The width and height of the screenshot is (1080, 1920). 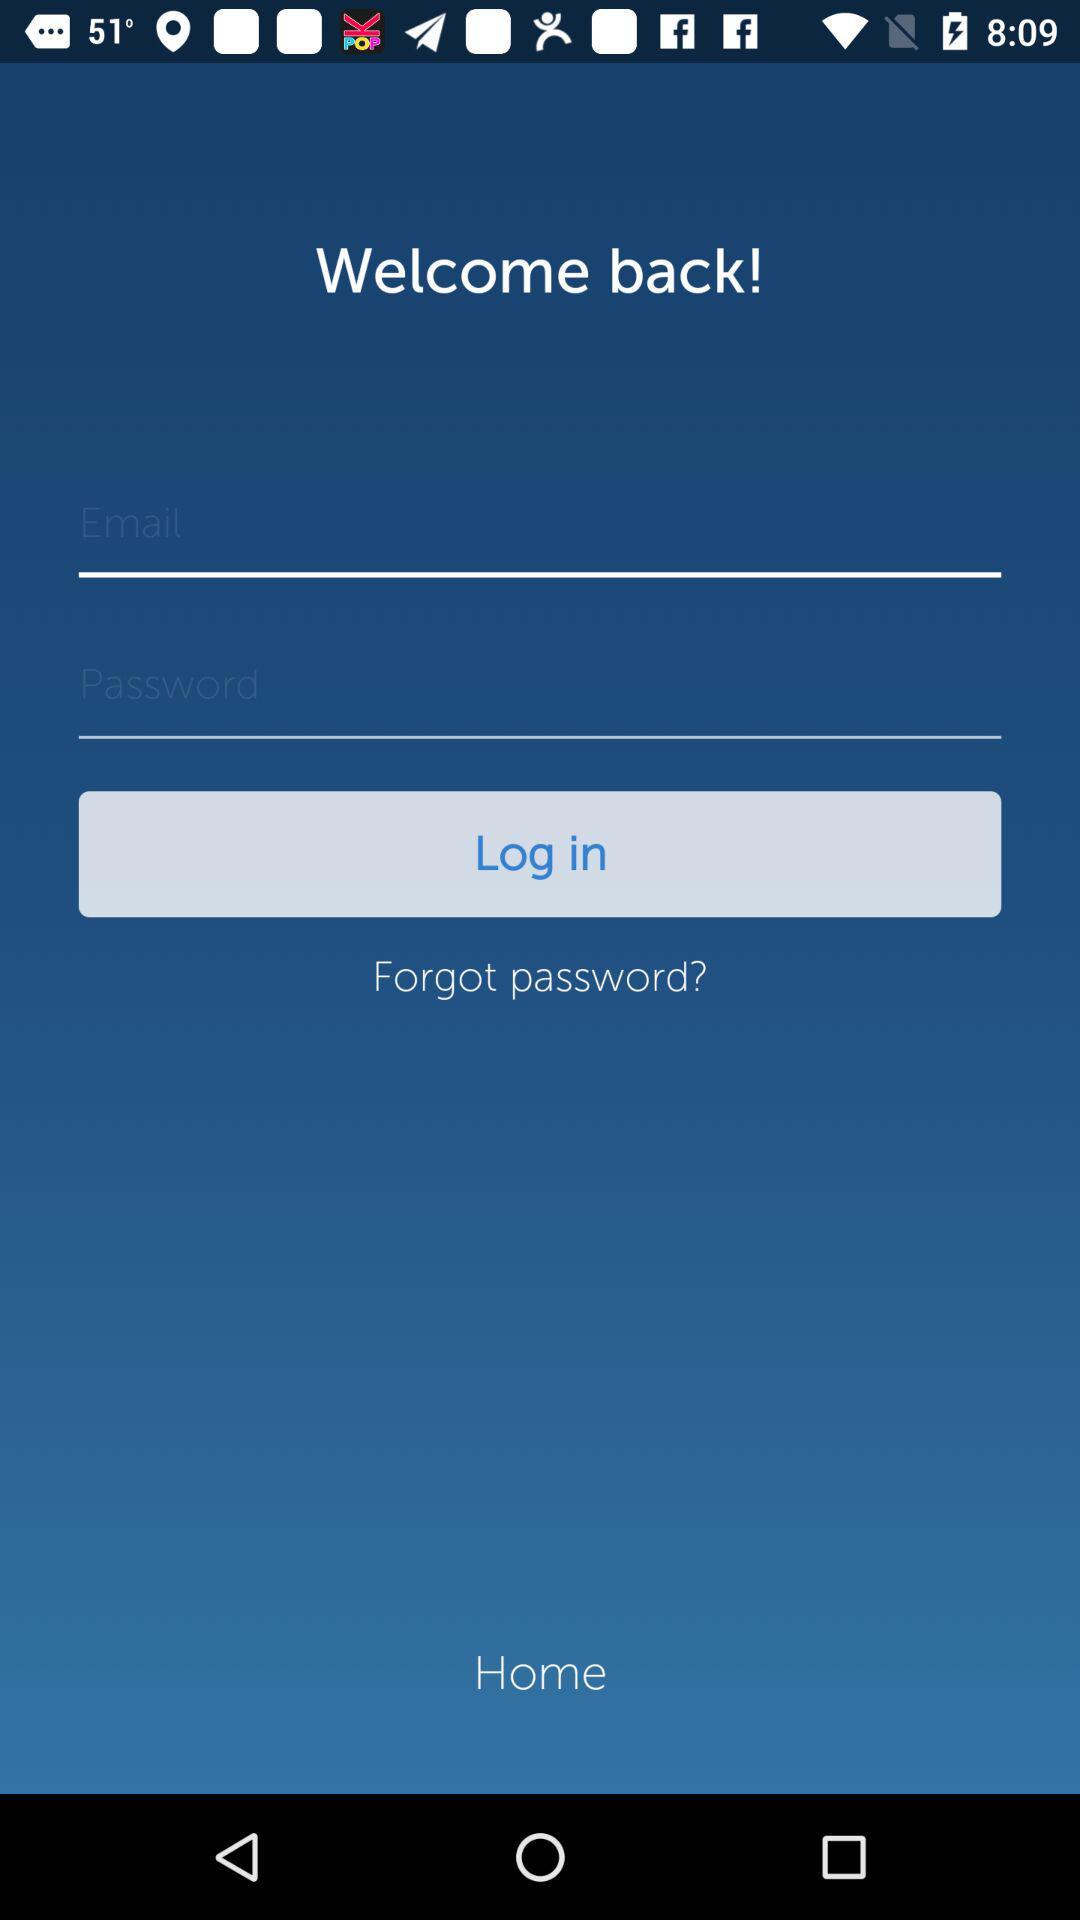 What do you see at coordinates (540, 1673) in the screenshot?
I see `home item` at bounding box center [540, 1673].